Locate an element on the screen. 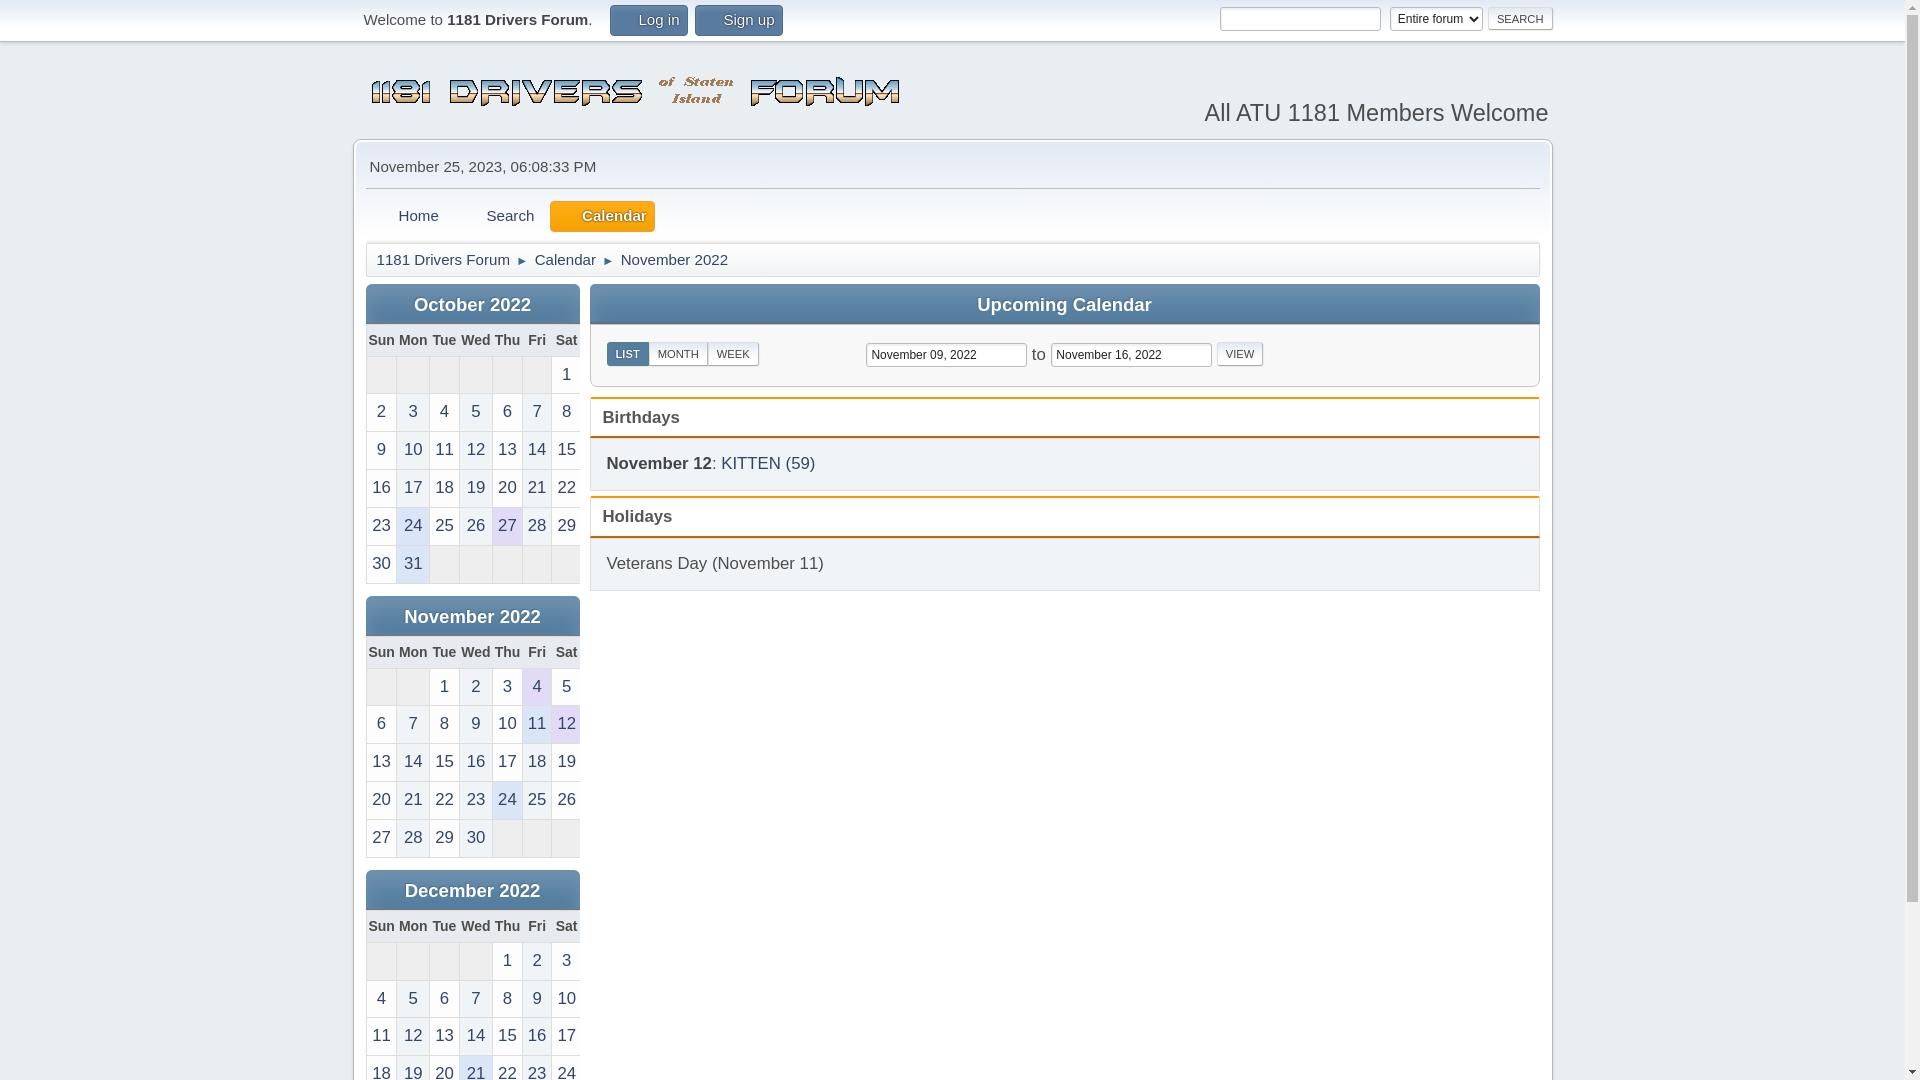  '17' is located at coordinates (565, 1035).